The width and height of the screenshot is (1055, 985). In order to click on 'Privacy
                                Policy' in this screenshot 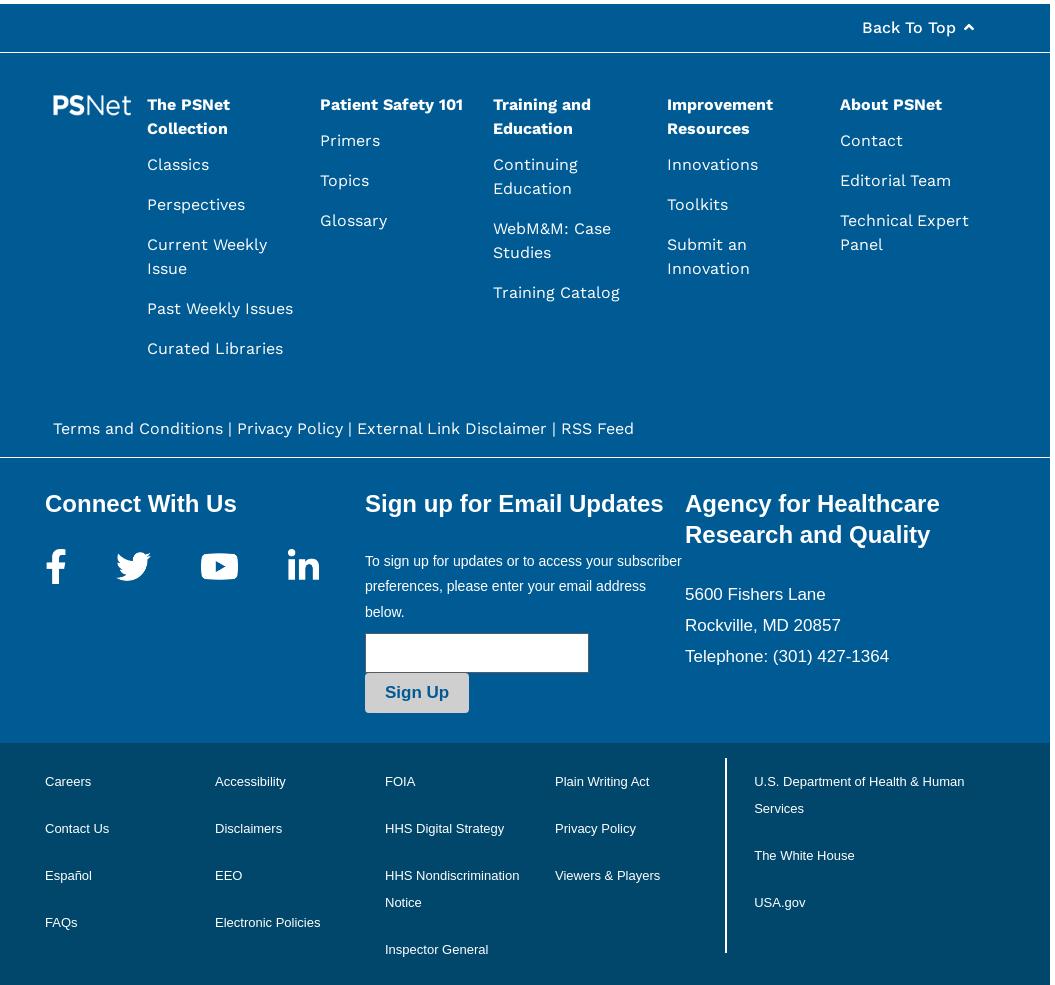, I will do `click(595, 826)`.